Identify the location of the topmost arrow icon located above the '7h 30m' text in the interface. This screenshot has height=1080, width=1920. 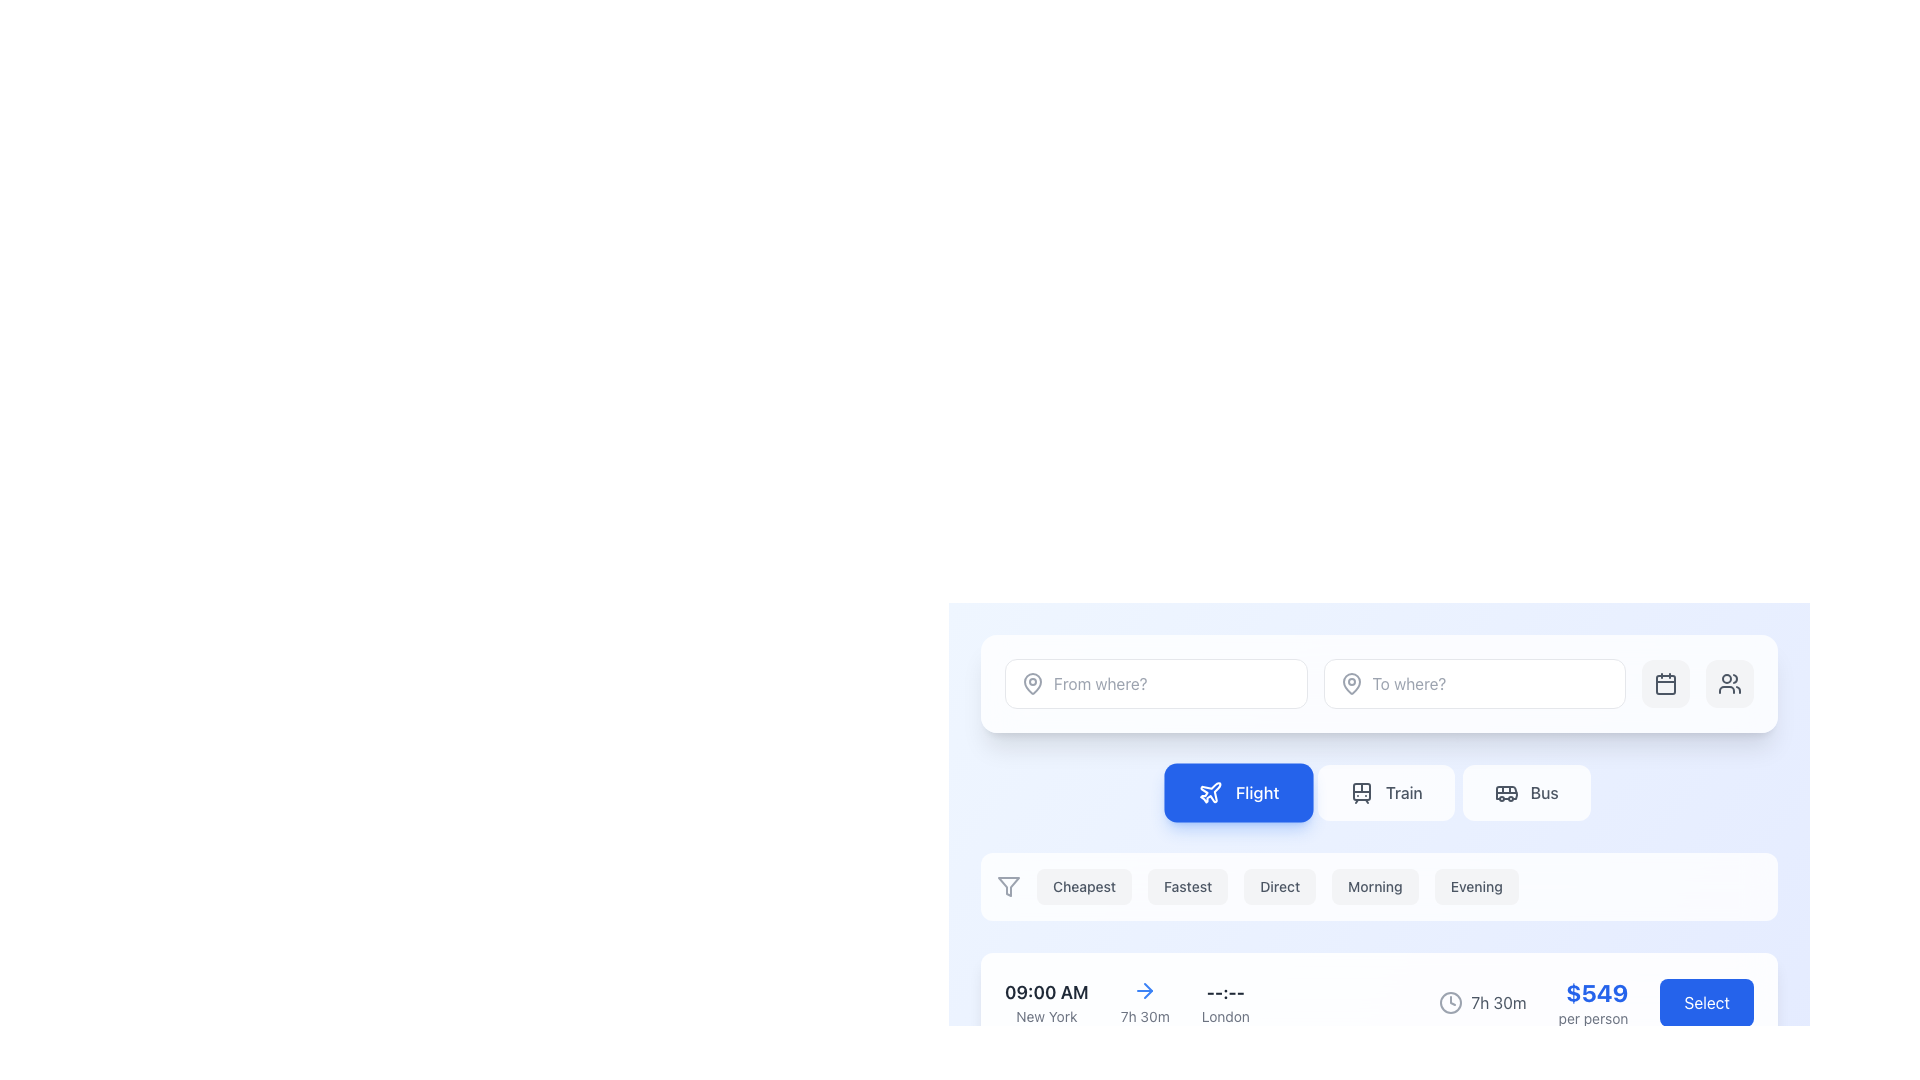
(1145, 991).